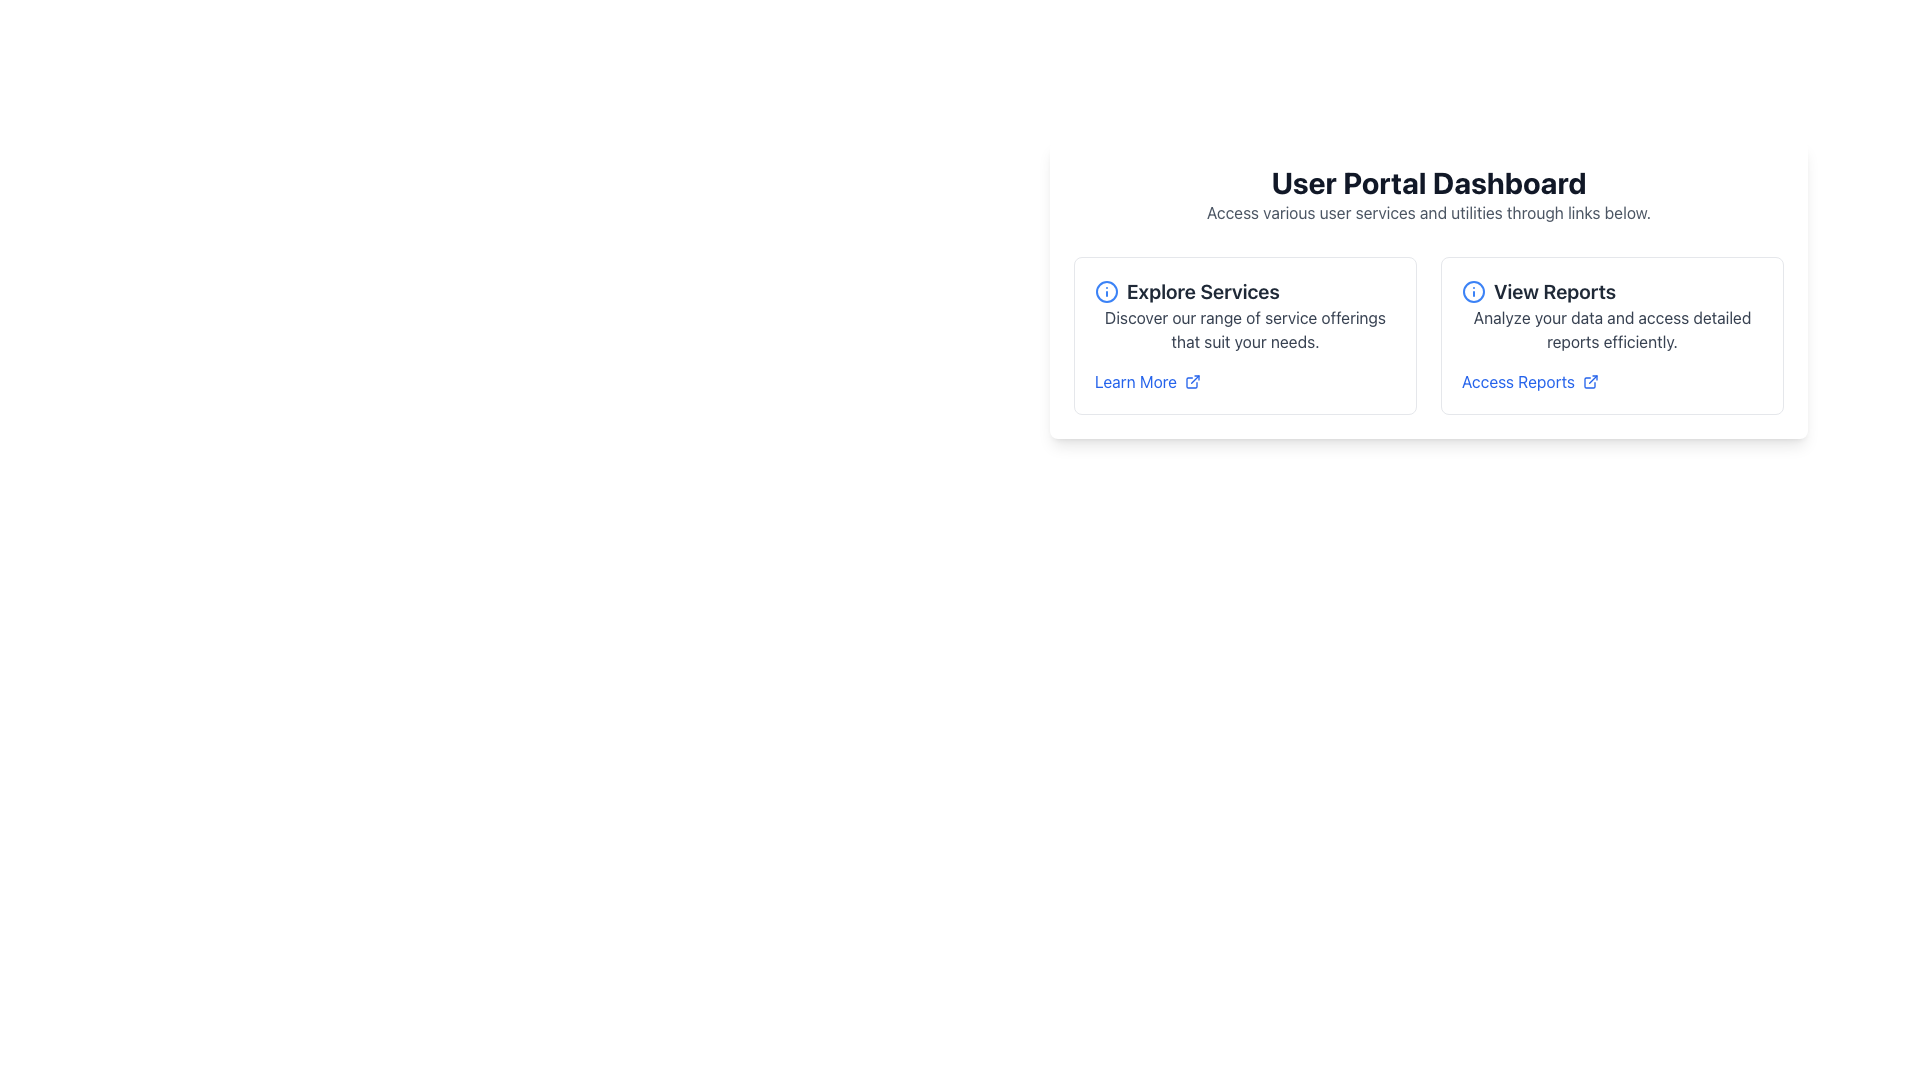  I want to click on the third icon in the 'View Reports' section, located below the 'Access Reports' text, so click(1588, 382).